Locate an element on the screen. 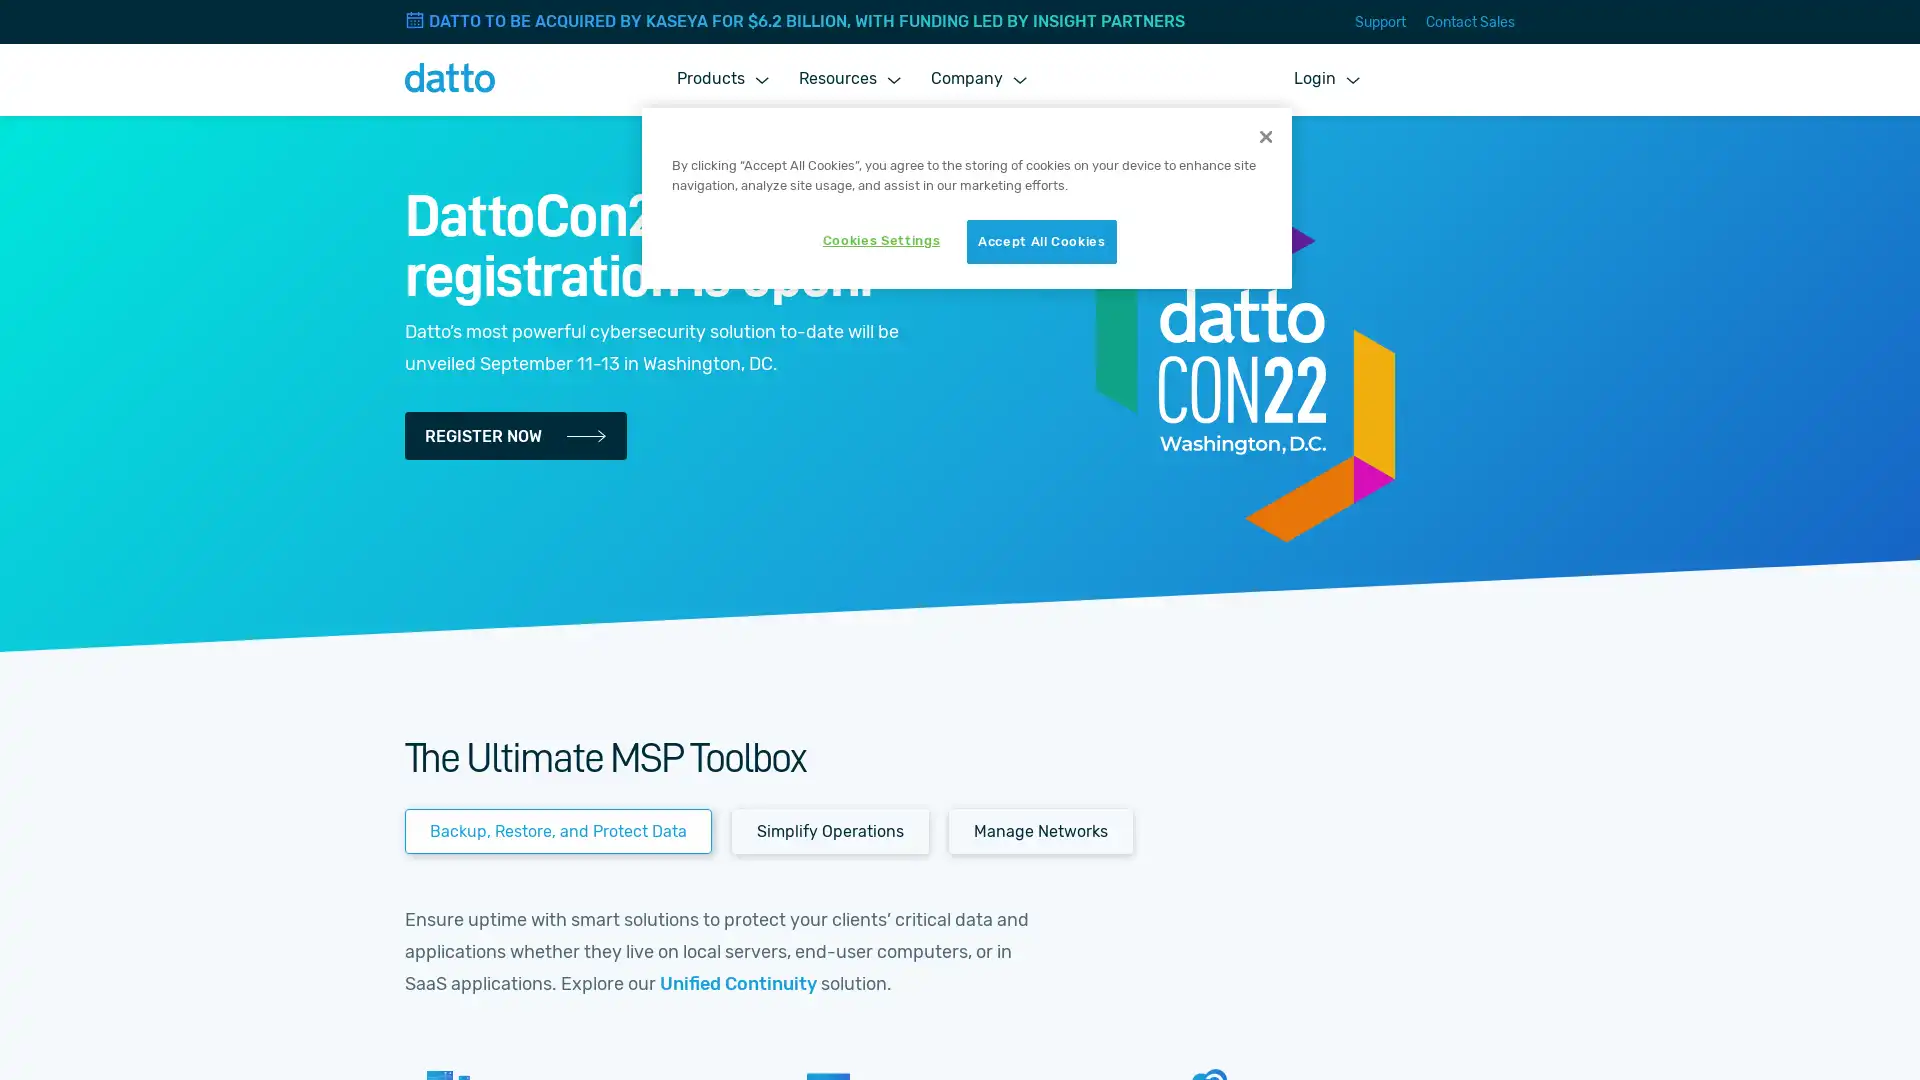 Image resolution: width=1920 pixels, height=1080 pixels. Company is located at coordinates (960, 77).